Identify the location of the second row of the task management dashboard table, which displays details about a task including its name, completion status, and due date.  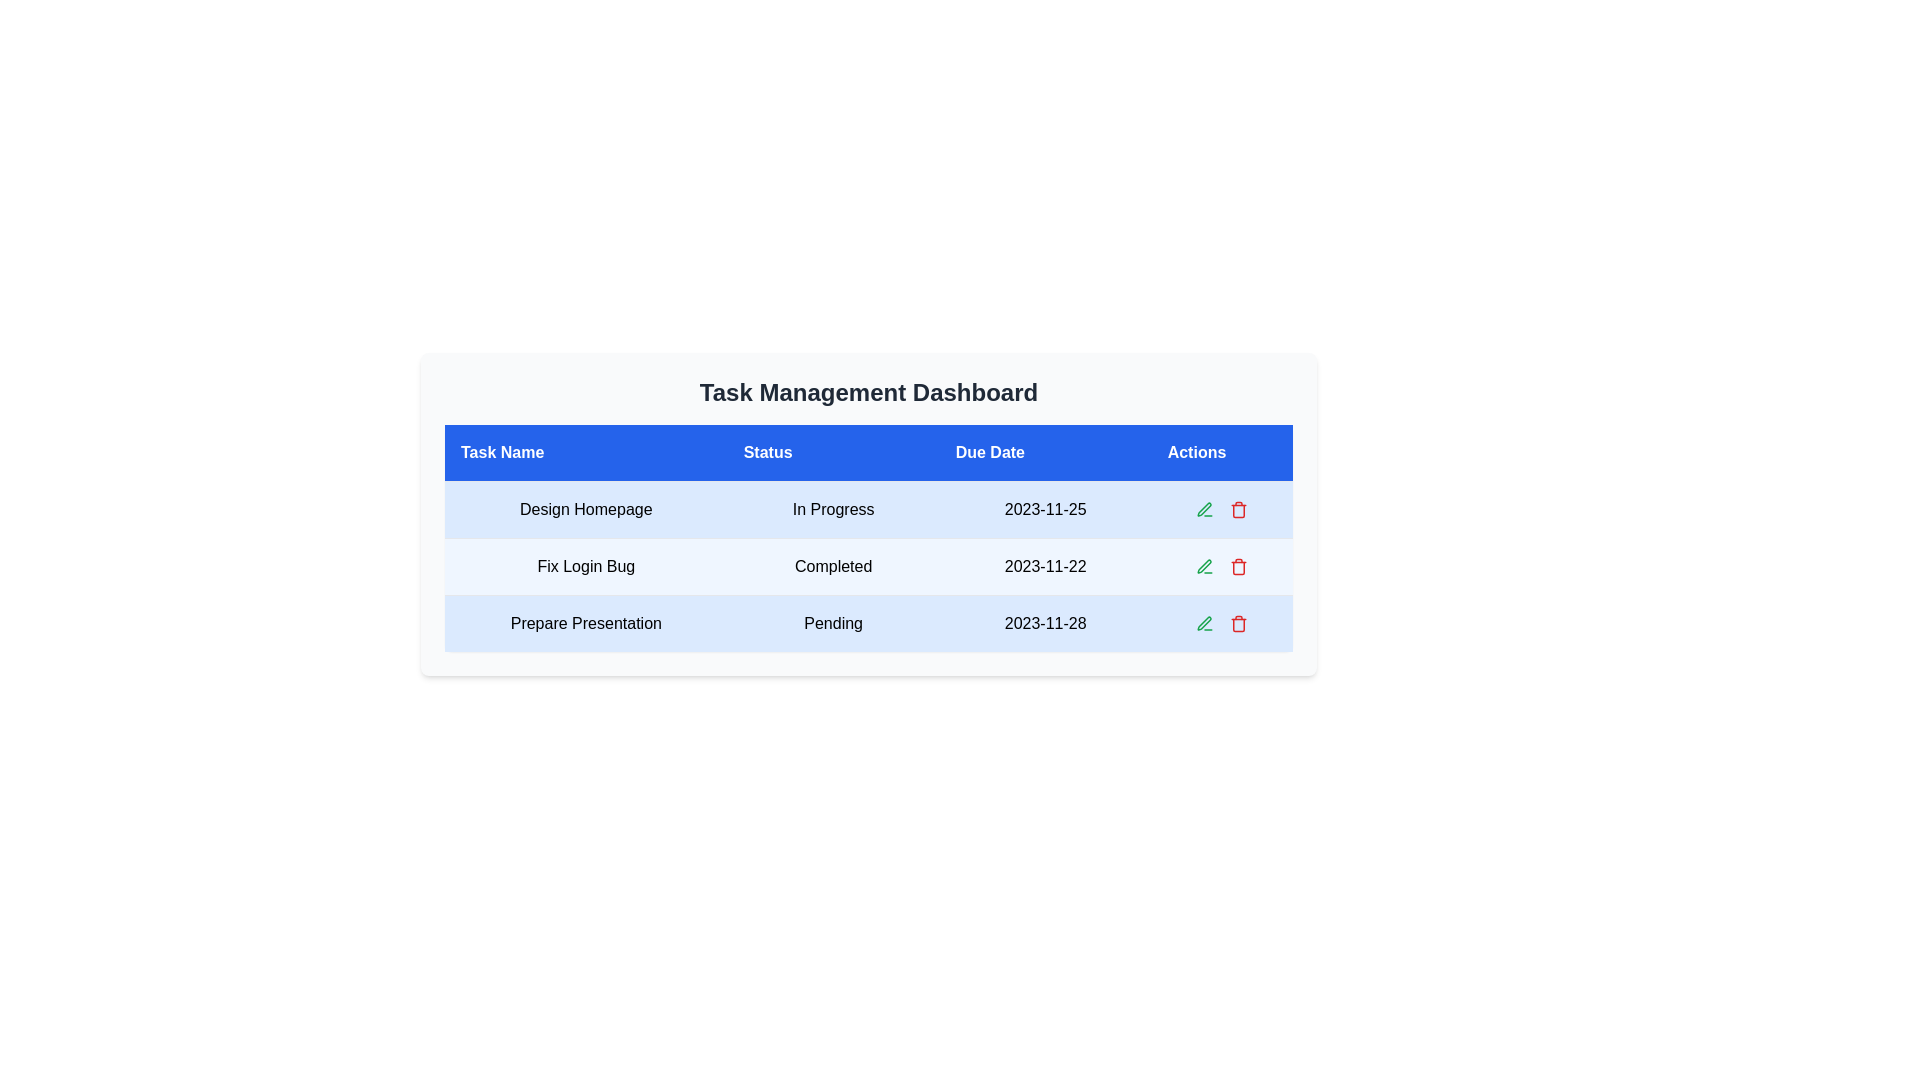
(868, 567).